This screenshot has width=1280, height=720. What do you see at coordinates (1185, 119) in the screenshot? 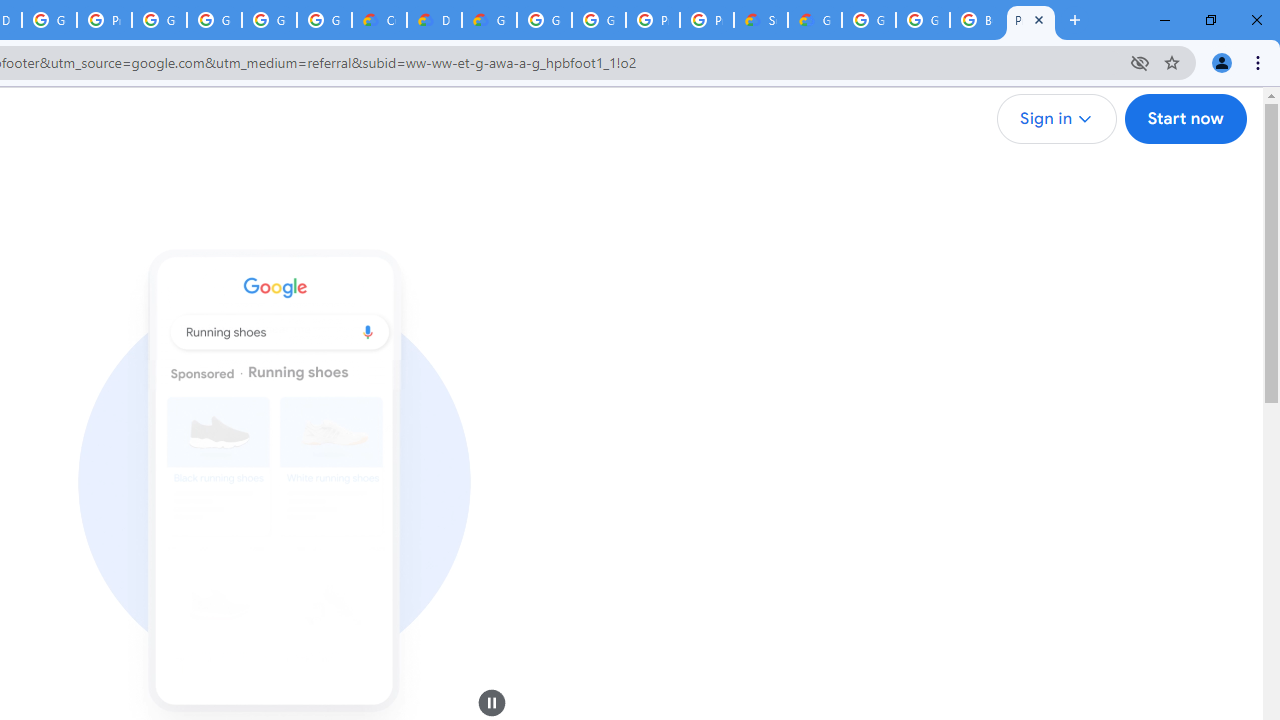
I see `'Start now'` at bounding box center [1185, 119].